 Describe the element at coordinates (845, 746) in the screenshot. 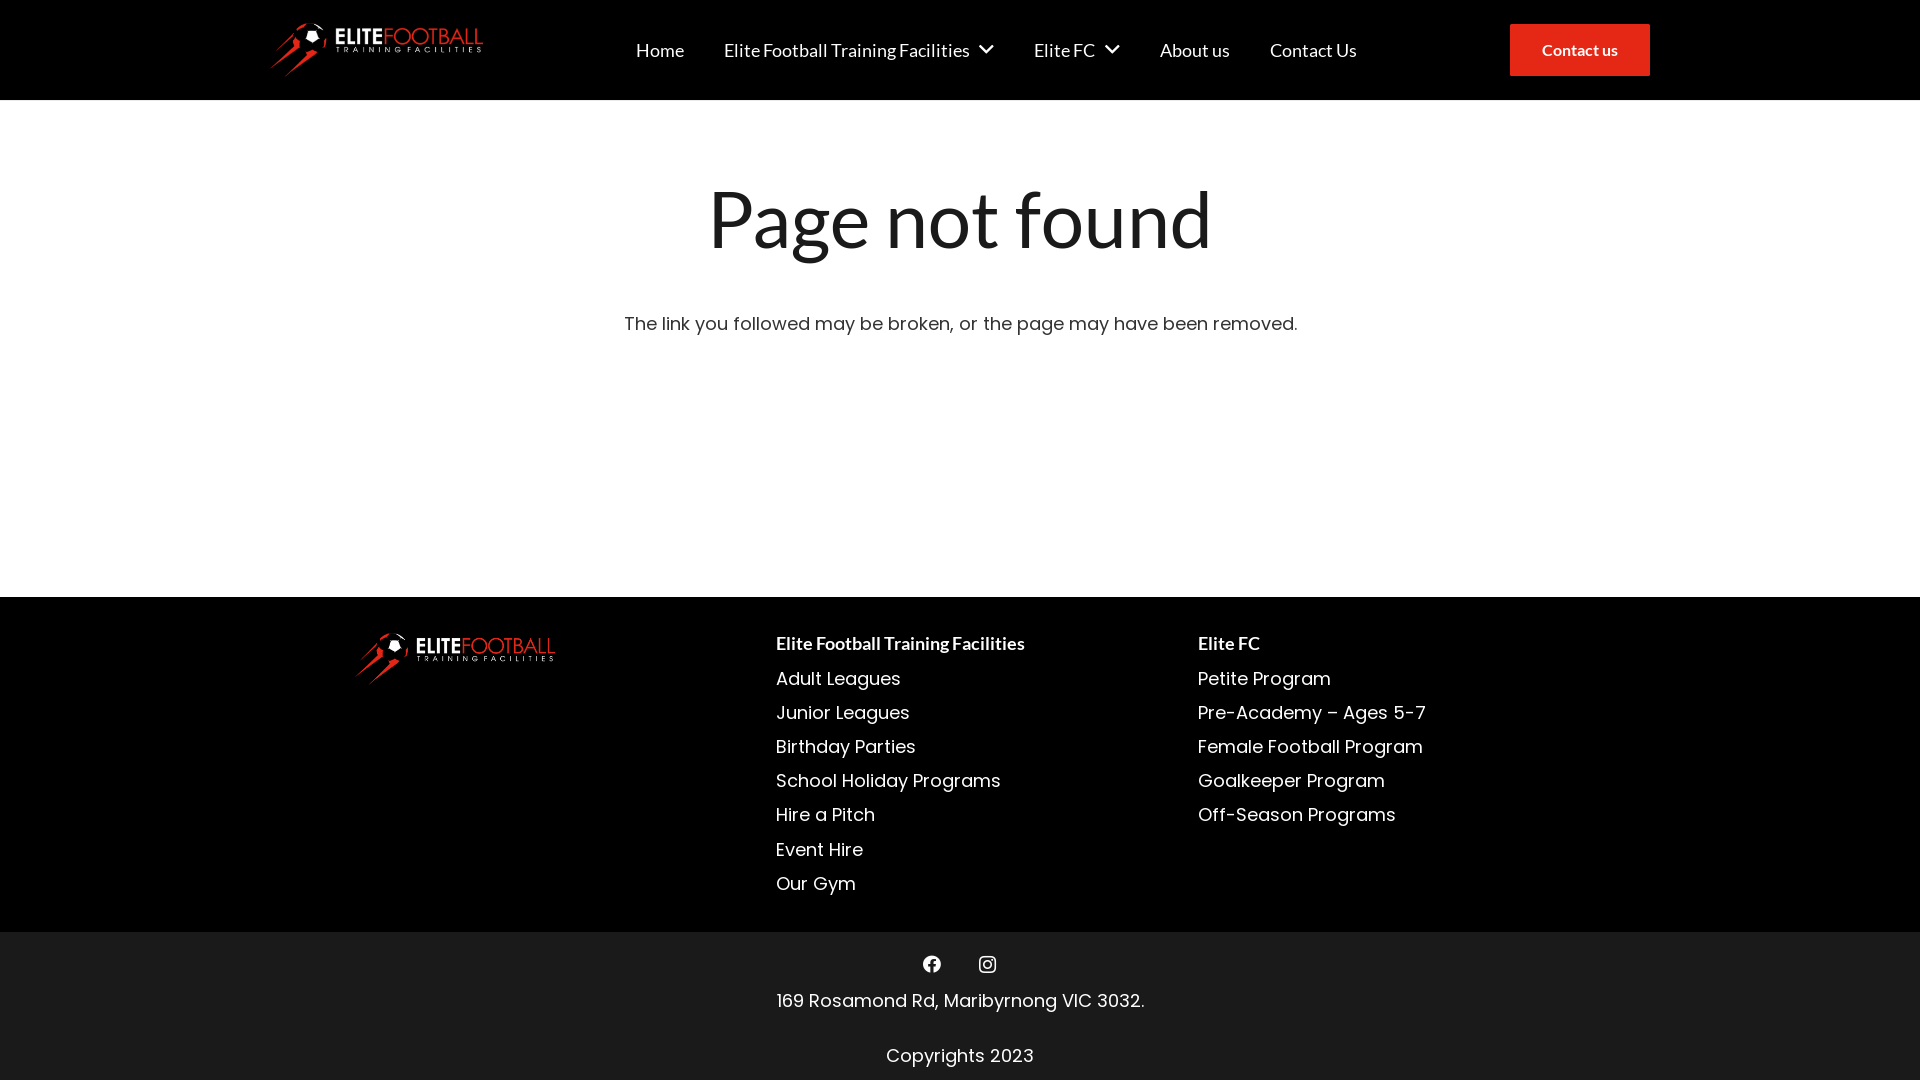

I see `'Birthday Parties'` at that location.